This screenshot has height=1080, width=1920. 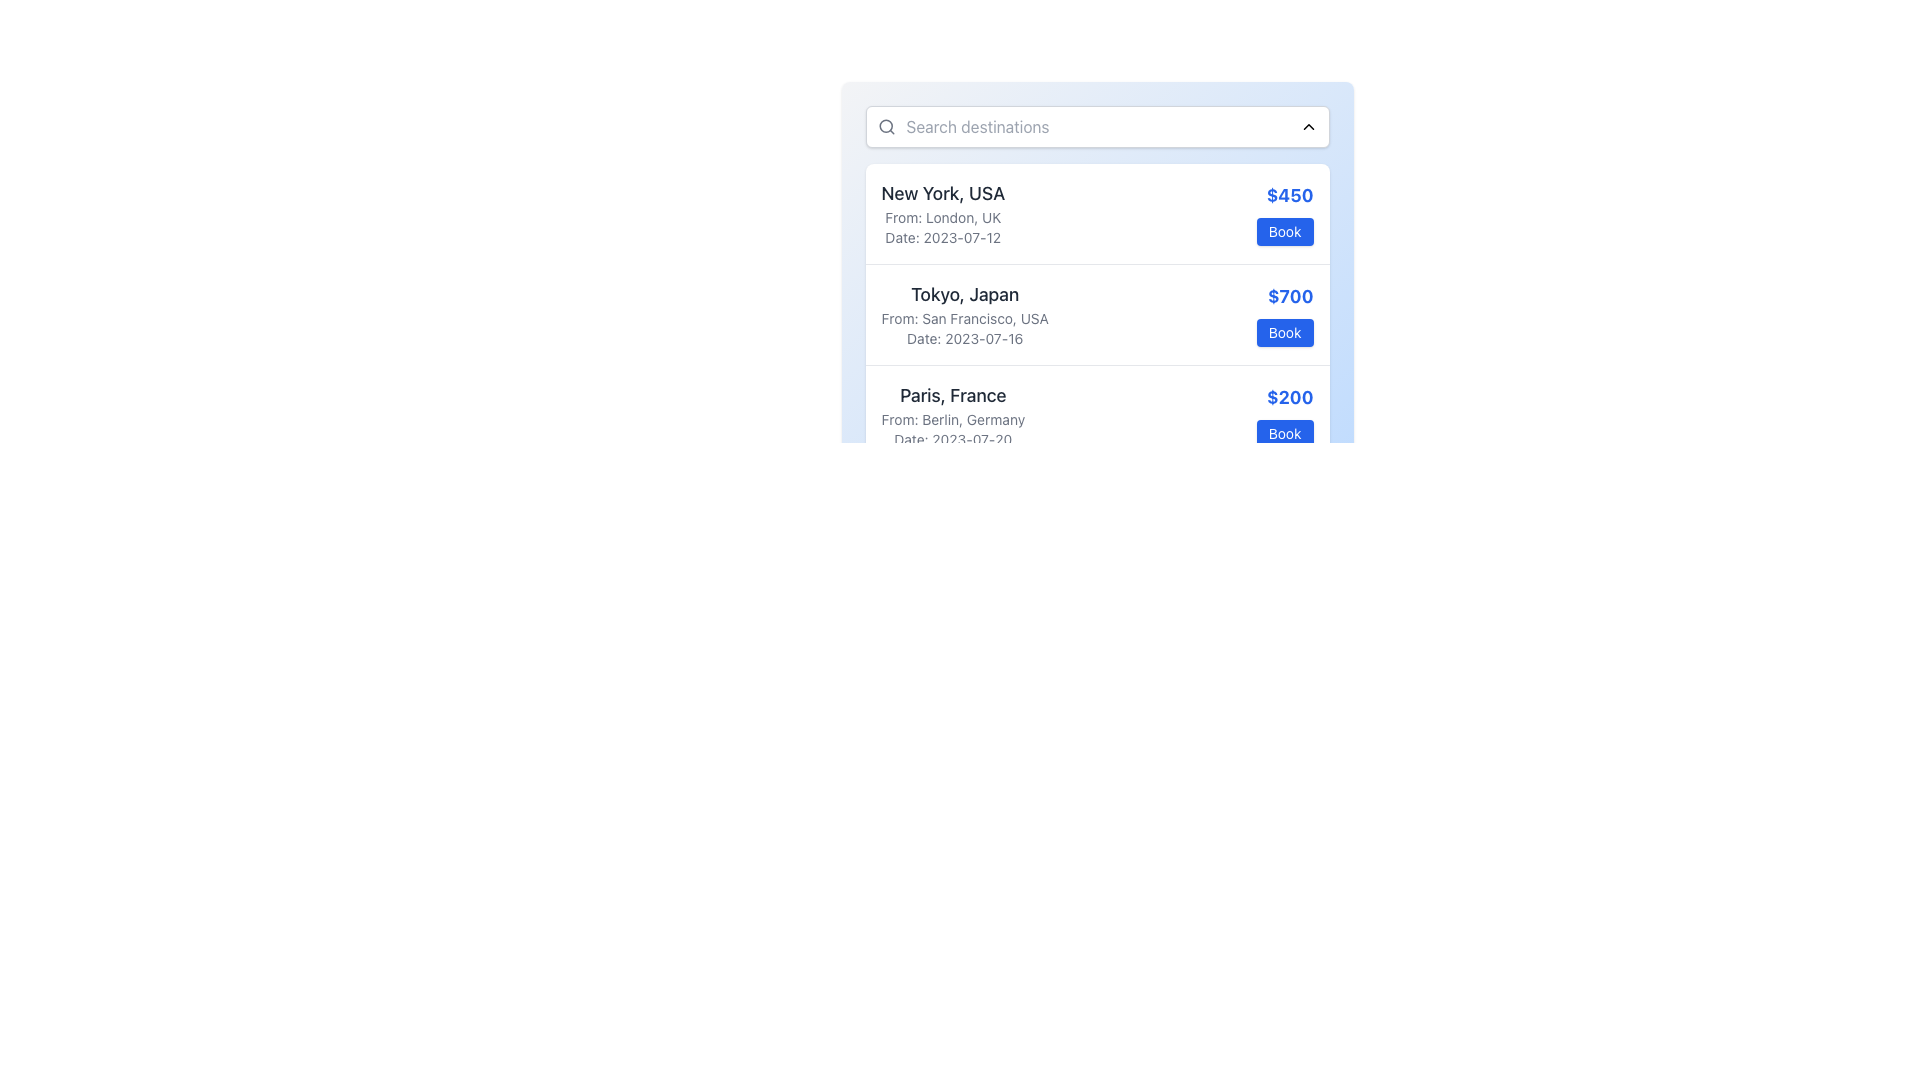 What do you see at coordinates (1285, 315) in the screenshot?
I see `price information displayed in the Composite element for the trip to Tokyo, Japan, which includes a text component and a button for booking` at bounding box center [1285, 315].